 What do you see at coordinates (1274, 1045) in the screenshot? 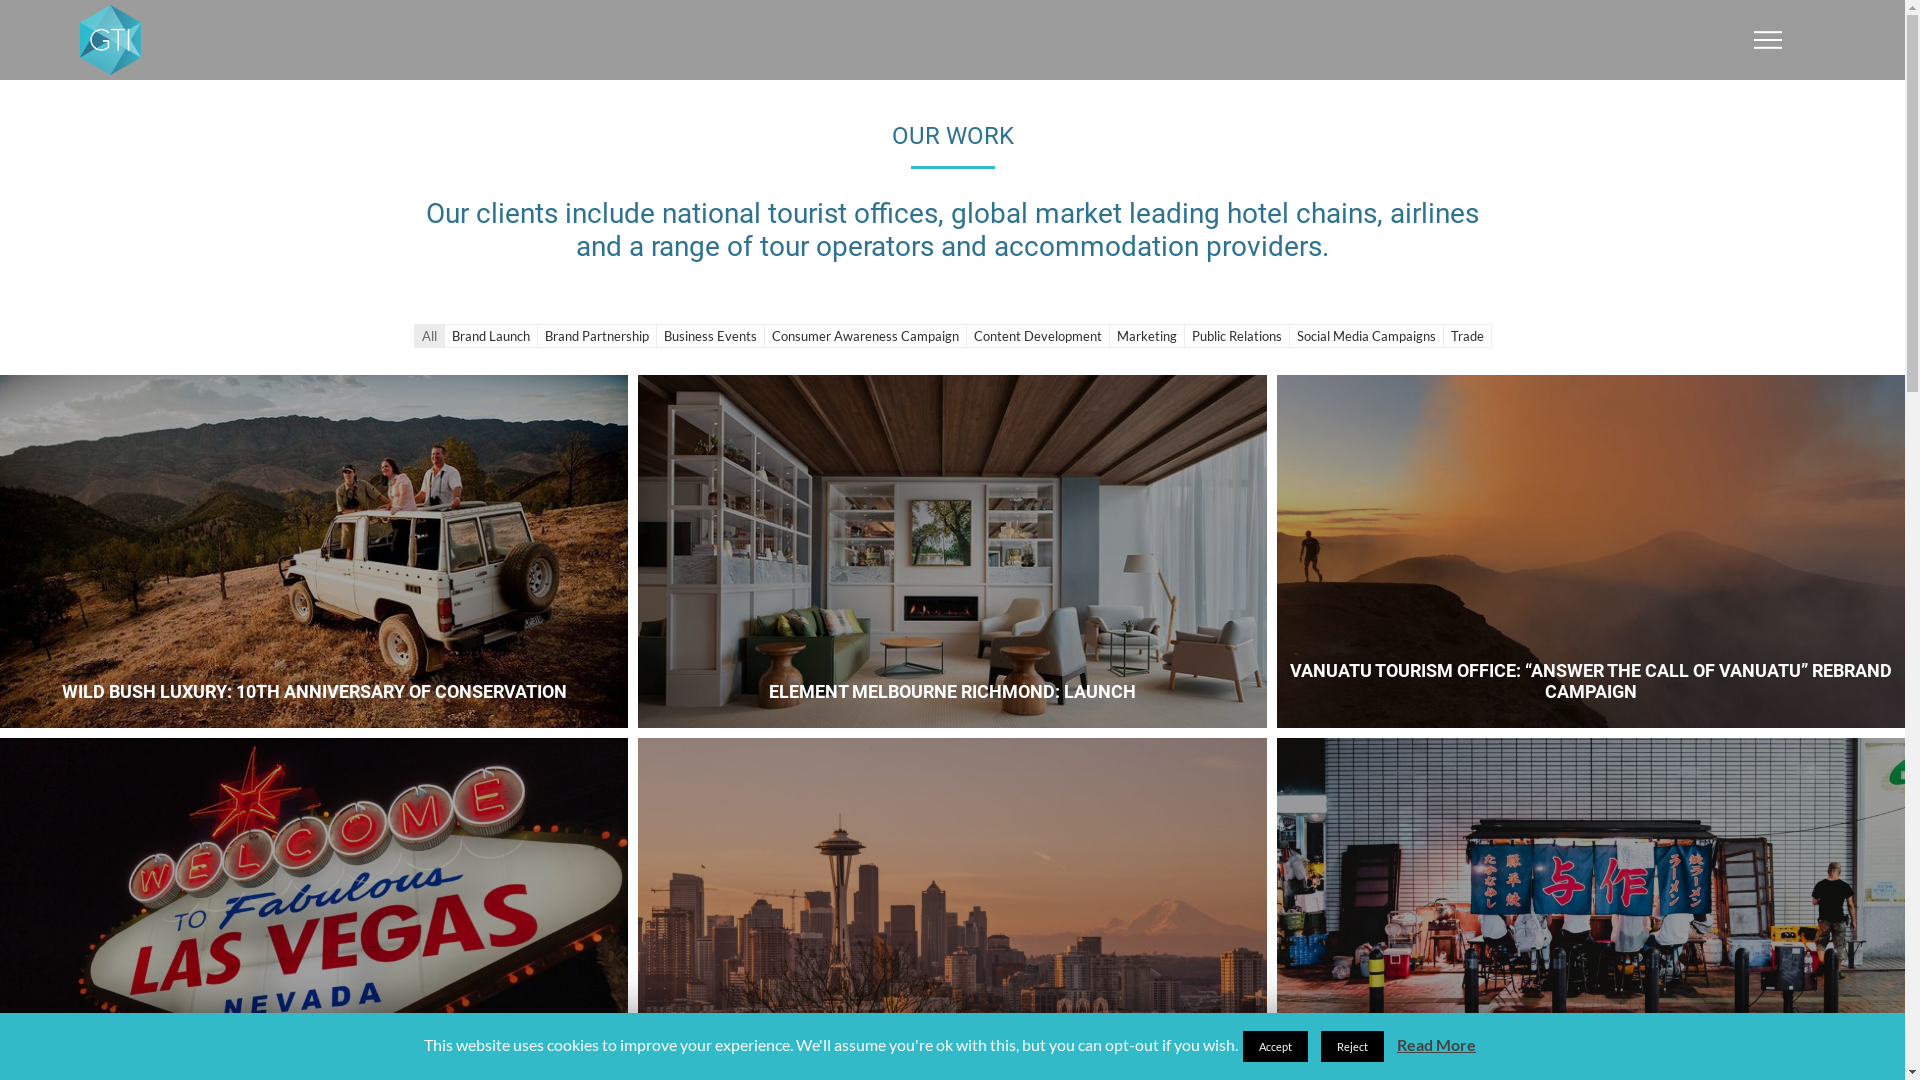
I see `'Accept'` at bounding box center [1274, 1045].